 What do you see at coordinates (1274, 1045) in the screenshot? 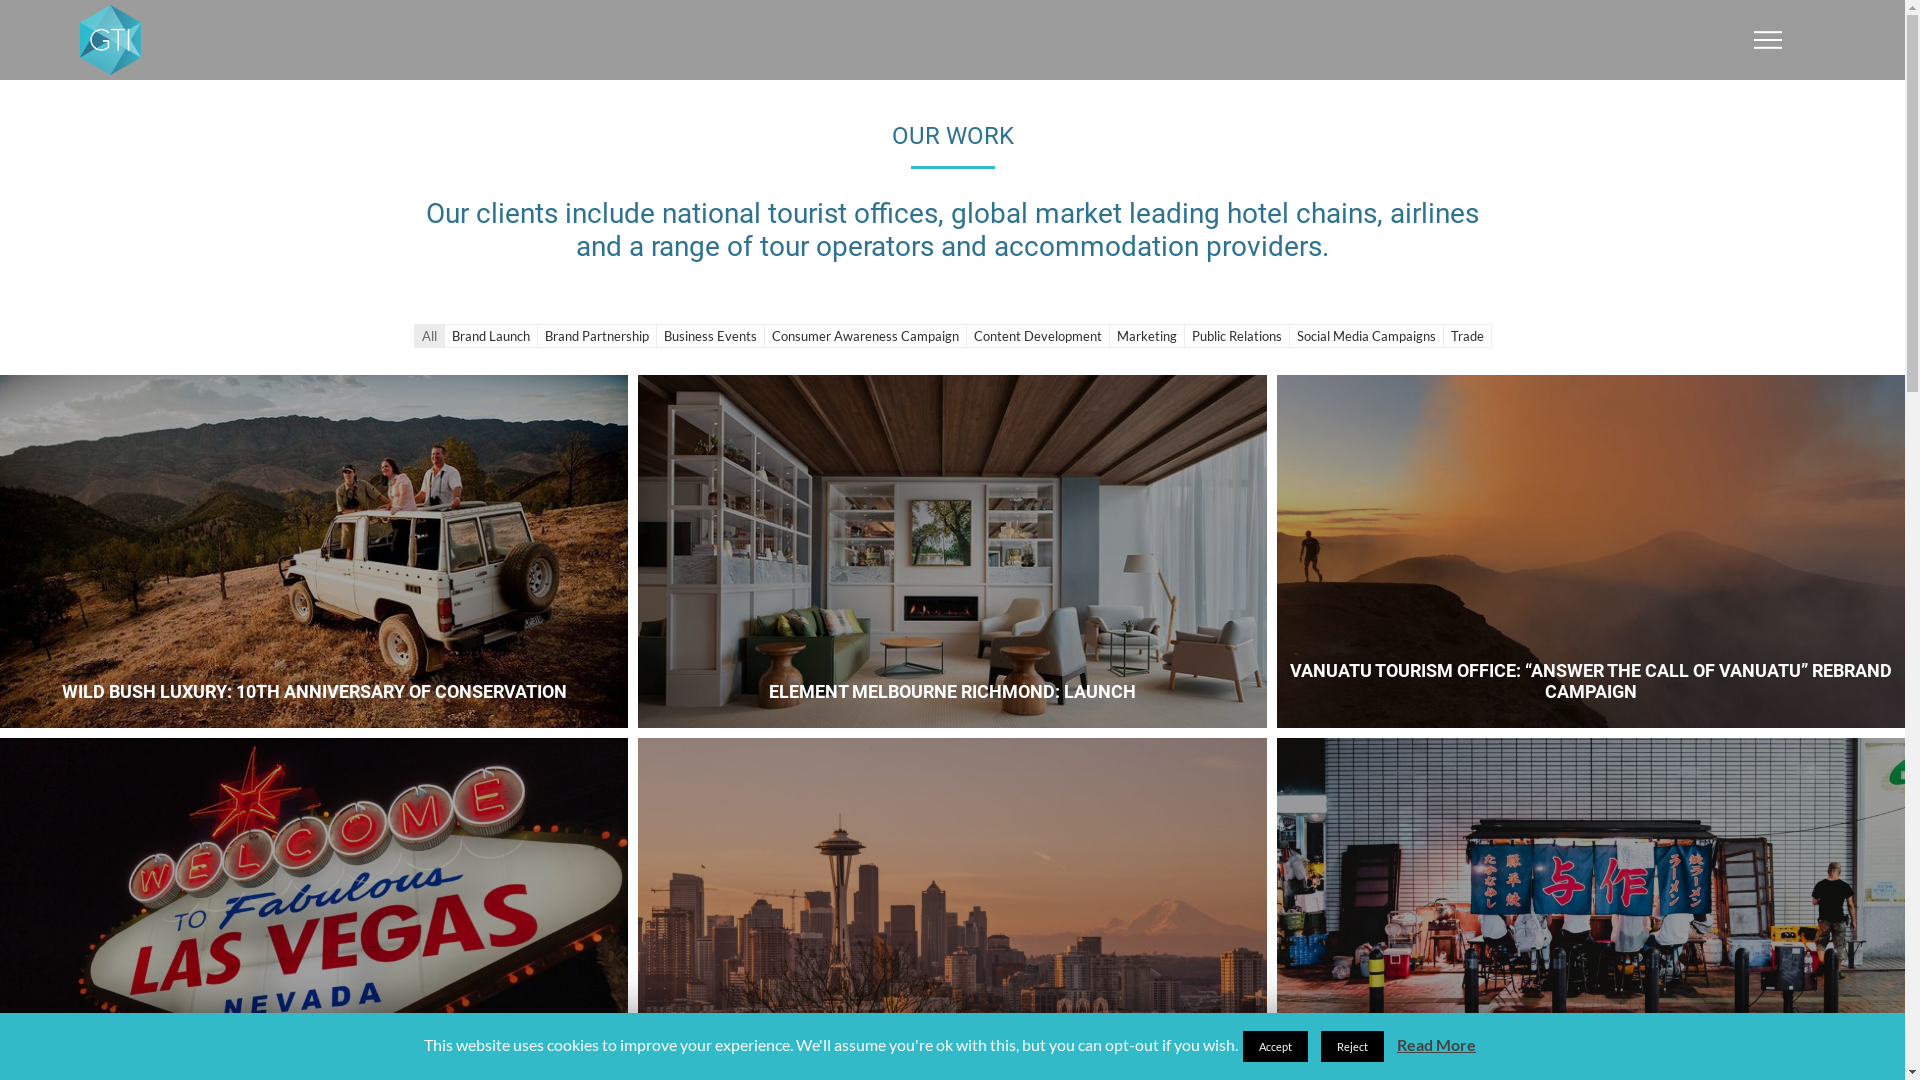
I see `'Accept'` at bounding box center [1274, 1045].